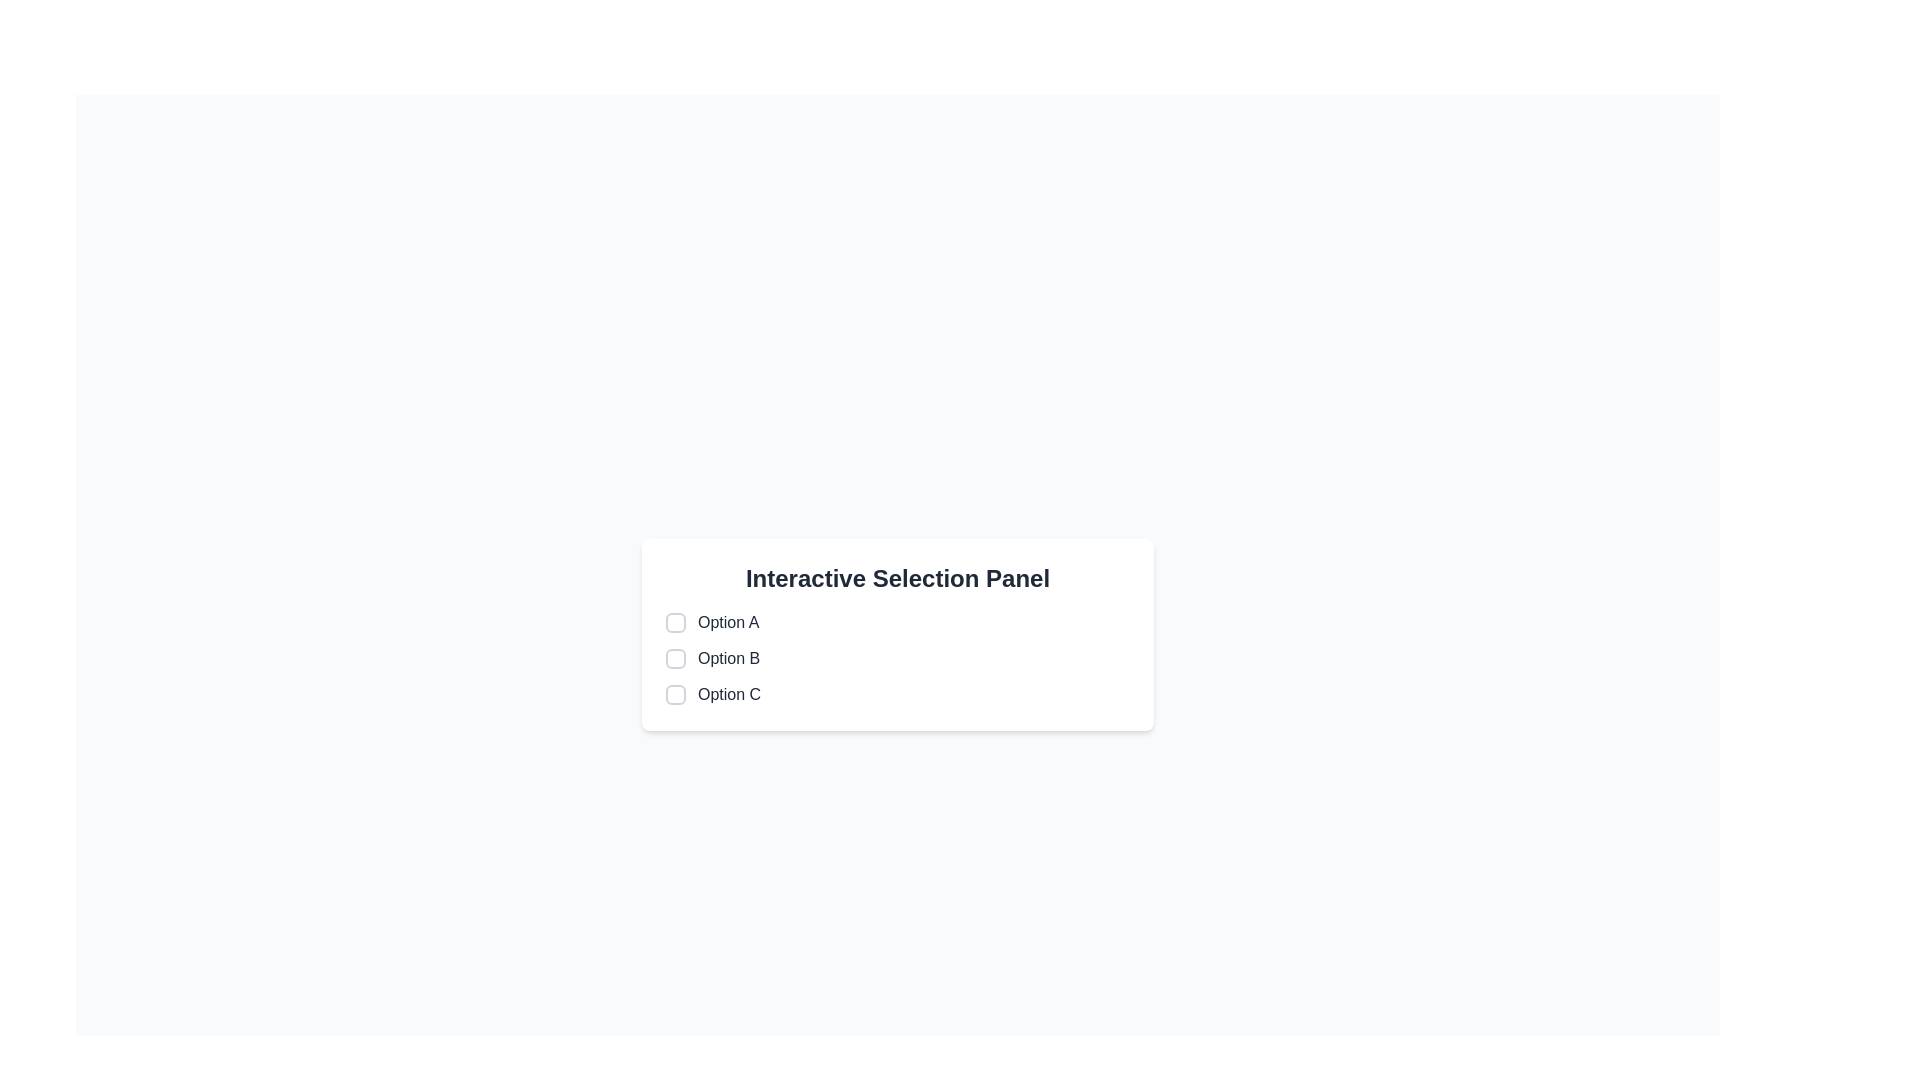 This screenshot has width=1920, height=1080. What do you see at coordinates (676, 693) in the screenshot?
I see `the checkbox element associated with 'Option C'` at bounding box center [676, 693].